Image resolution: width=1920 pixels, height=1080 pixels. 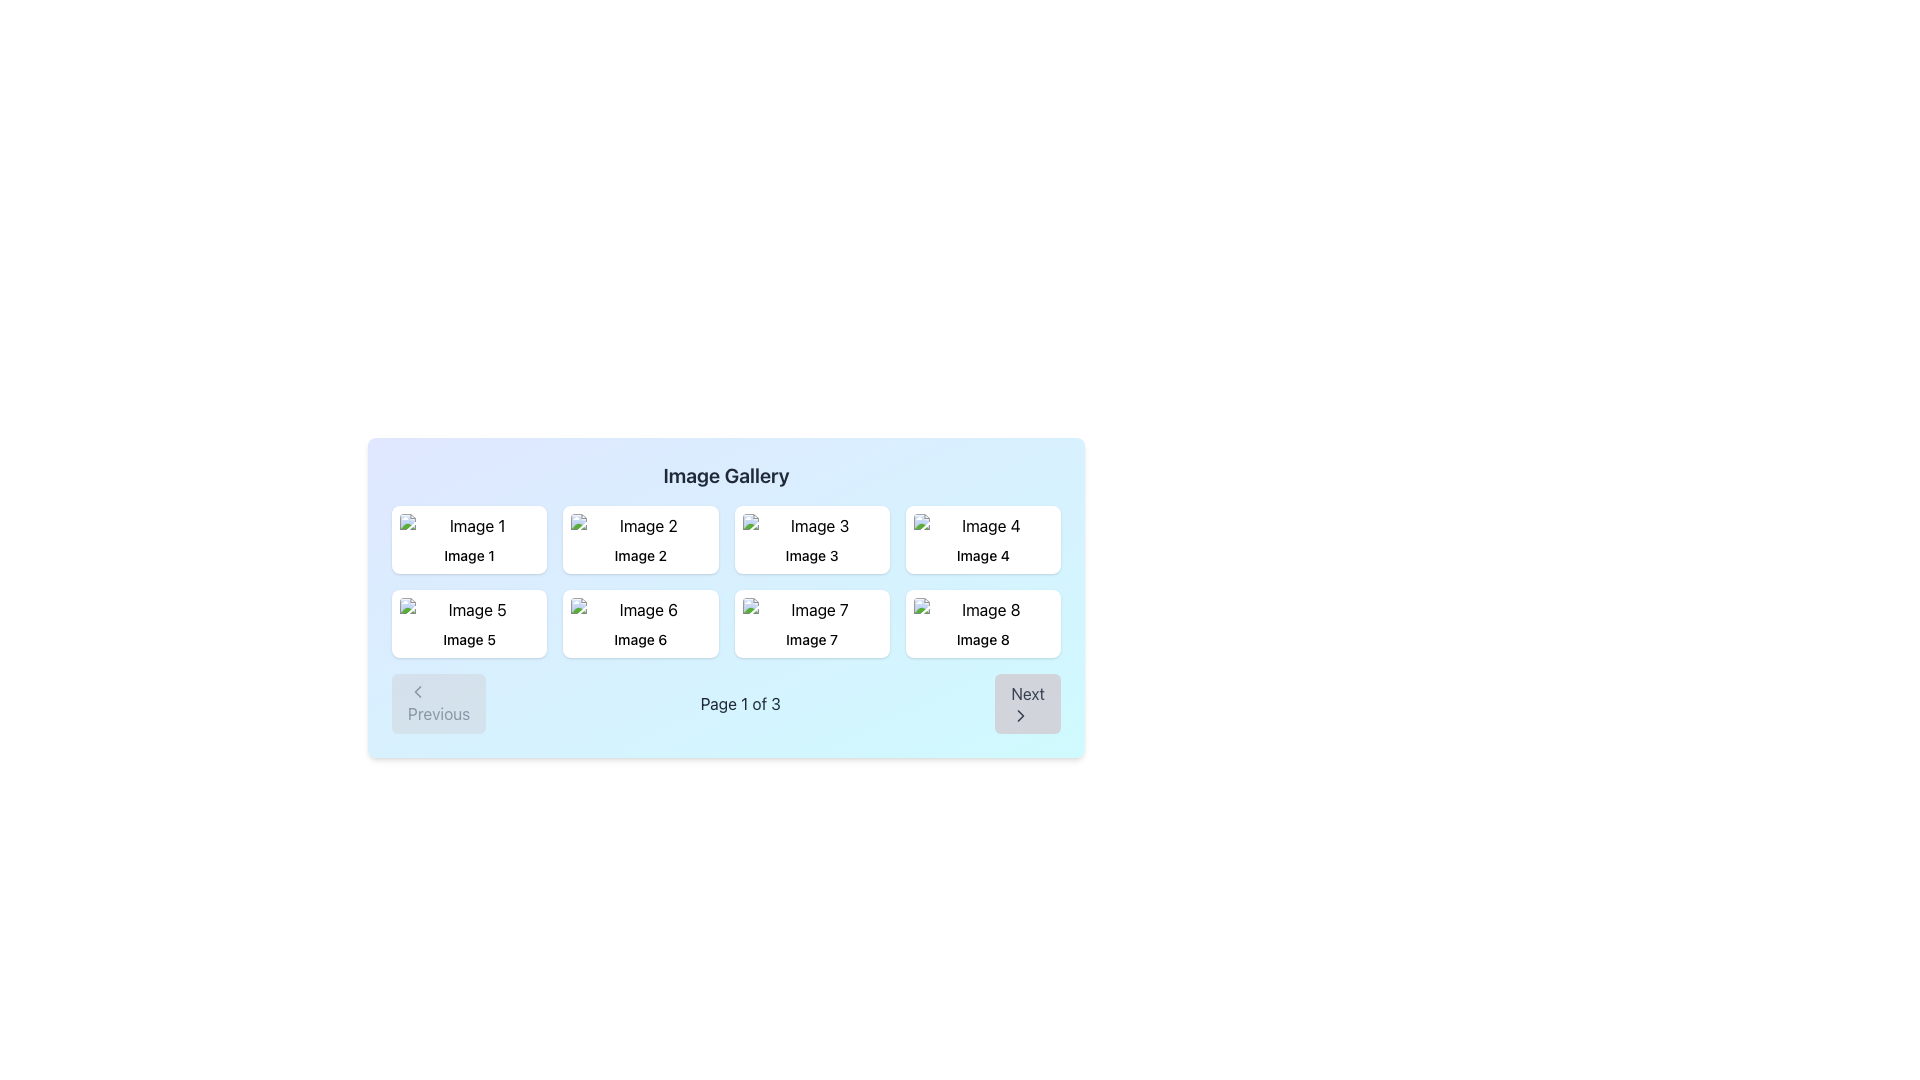 I want to click on the 'Next' button located at the far-right end of the interface, so click(x=1028, y=703).